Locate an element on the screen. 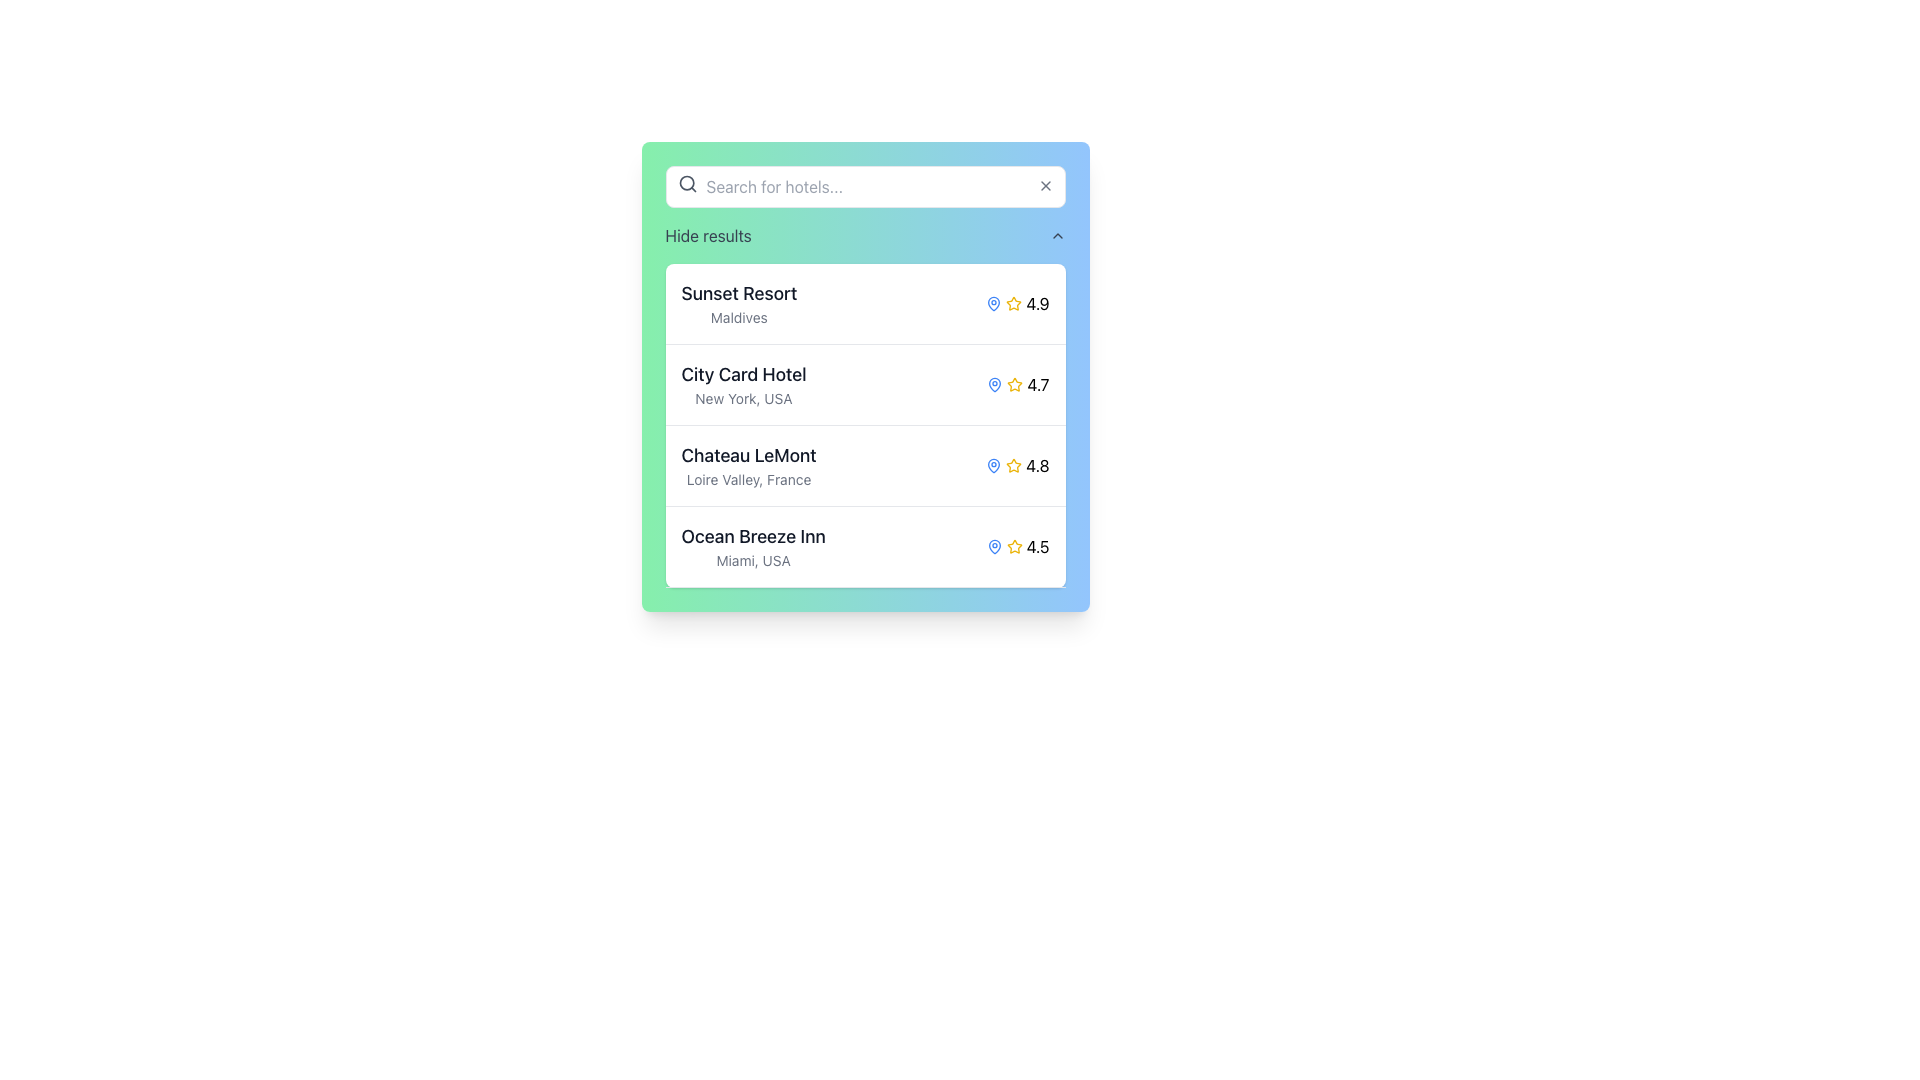 Image resolution: width=1920 pixels, height=1080 pixels. the gold-colored star icon representing the rating for 'City Card Hotel' in the hotel listing interface, which is located in the second row of the list is located at coordinates (1015, 384).